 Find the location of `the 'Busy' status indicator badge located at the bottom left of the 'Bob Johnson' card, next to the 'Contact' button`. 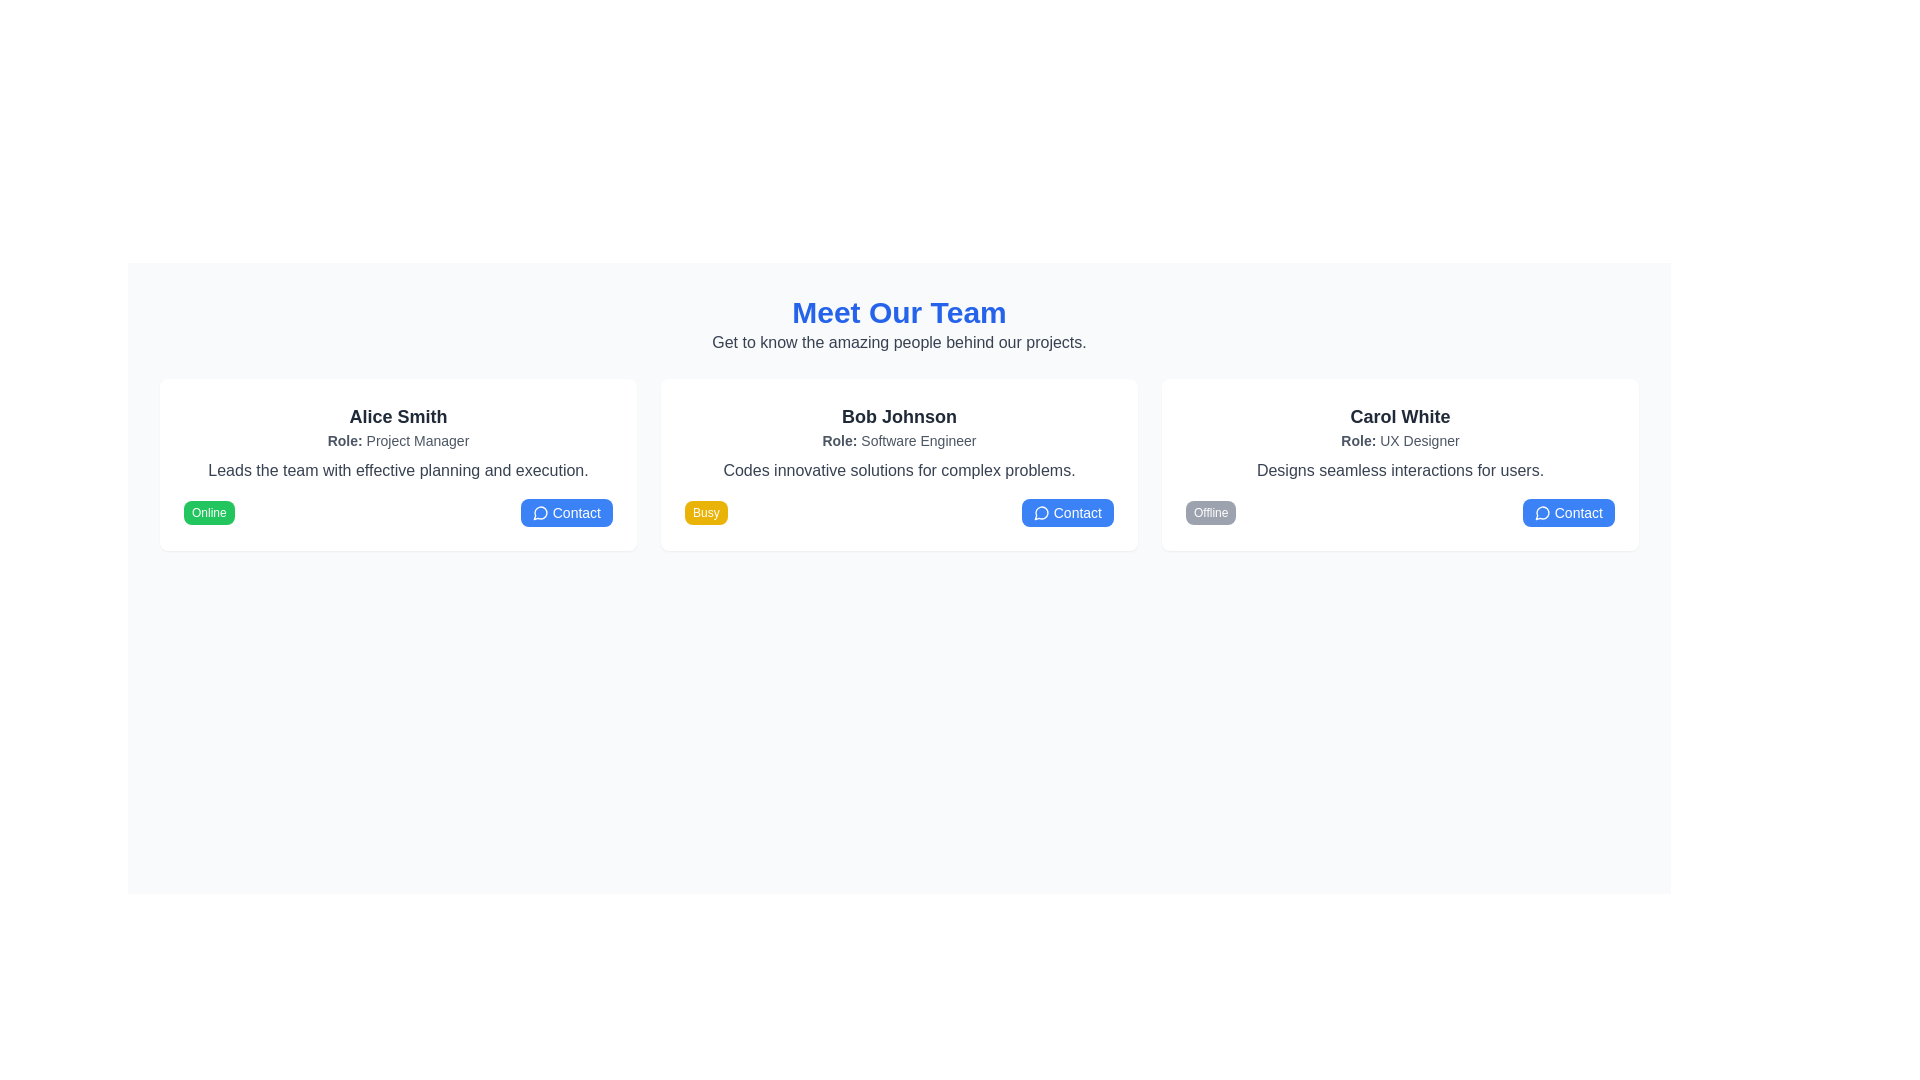

the 'Busy' status indicator badge located at the bottom left of the 'Bob Johnson' card, next to the 'Contact' button is located at coordinates (706, 512).